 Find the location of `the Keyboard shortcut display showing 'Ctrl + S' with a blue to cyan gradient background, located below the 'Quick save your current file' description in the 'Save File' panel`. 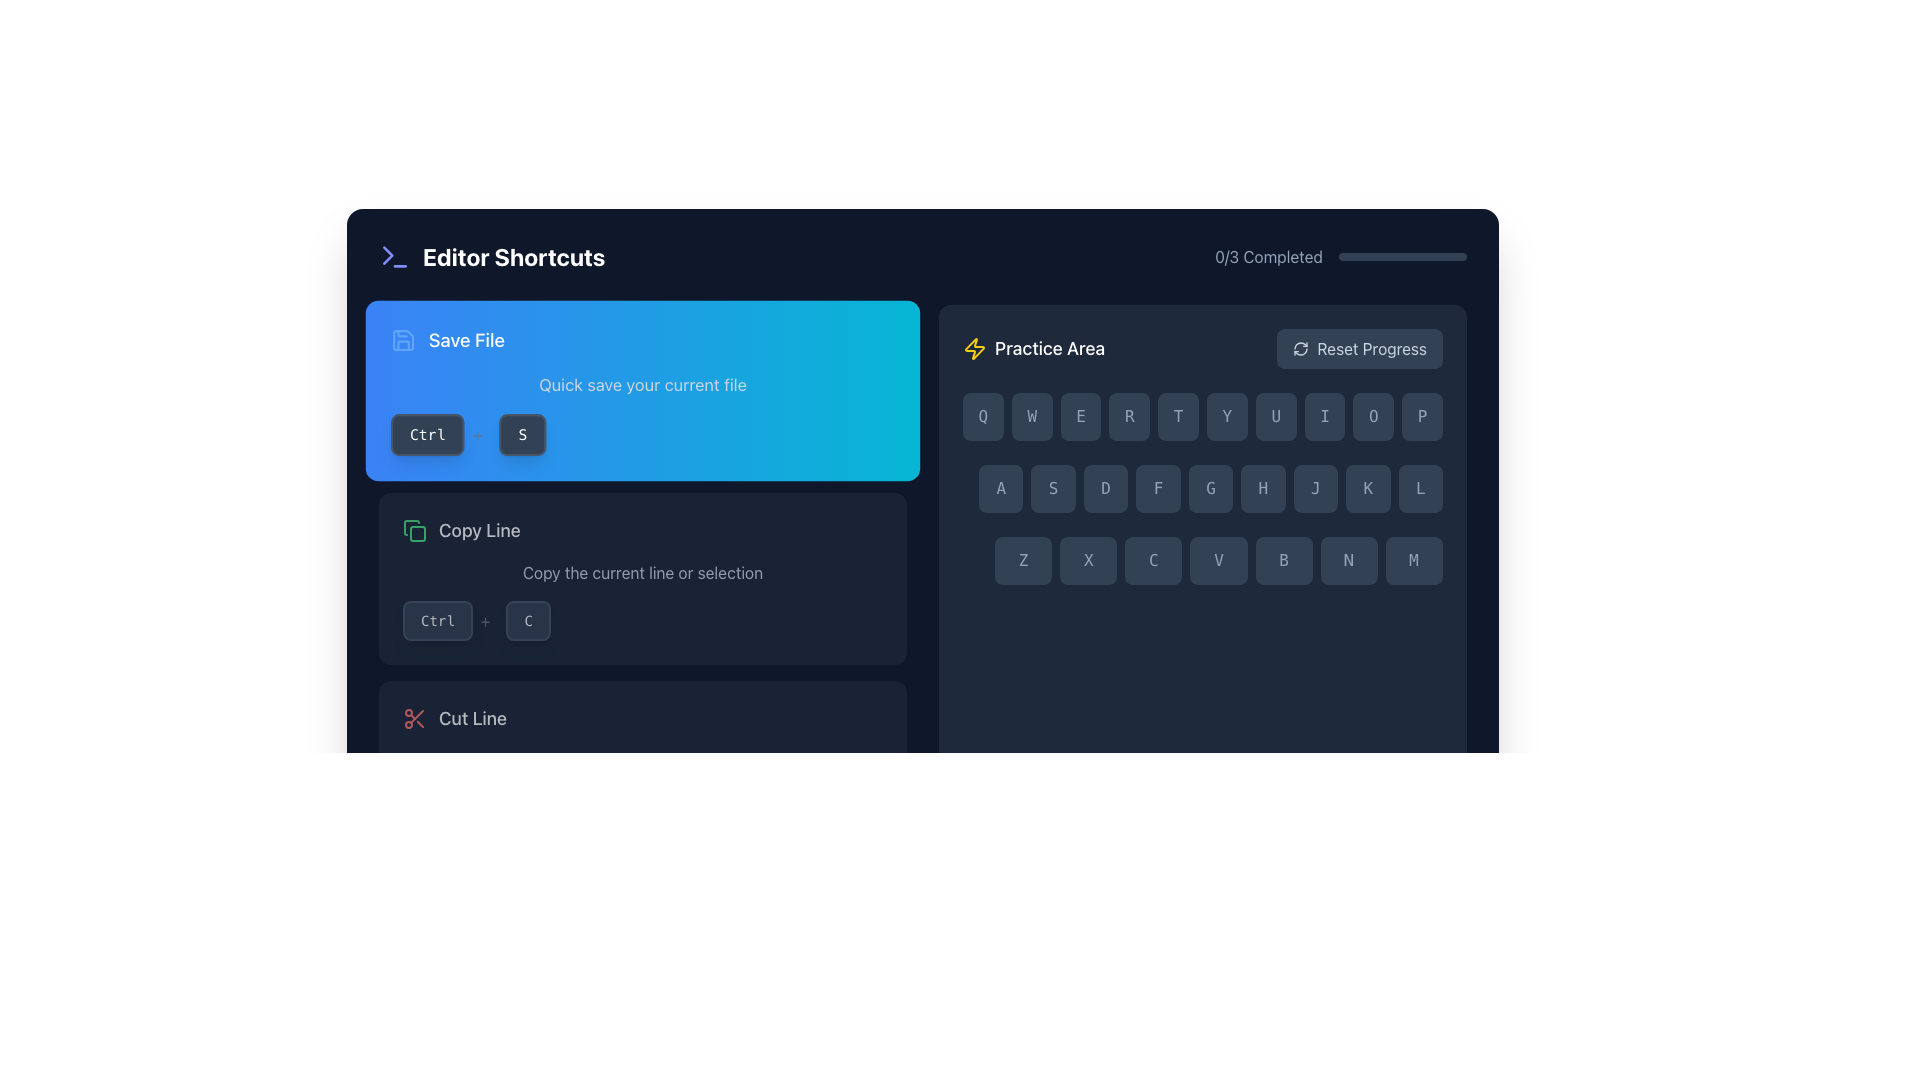

the Keyboard shortcut display showing 'Ctrl + S' with a blue to cyan gradient background, located below the 'Quick save your current file' description in the 'Save File' panel is located at coordinates (643, 434).